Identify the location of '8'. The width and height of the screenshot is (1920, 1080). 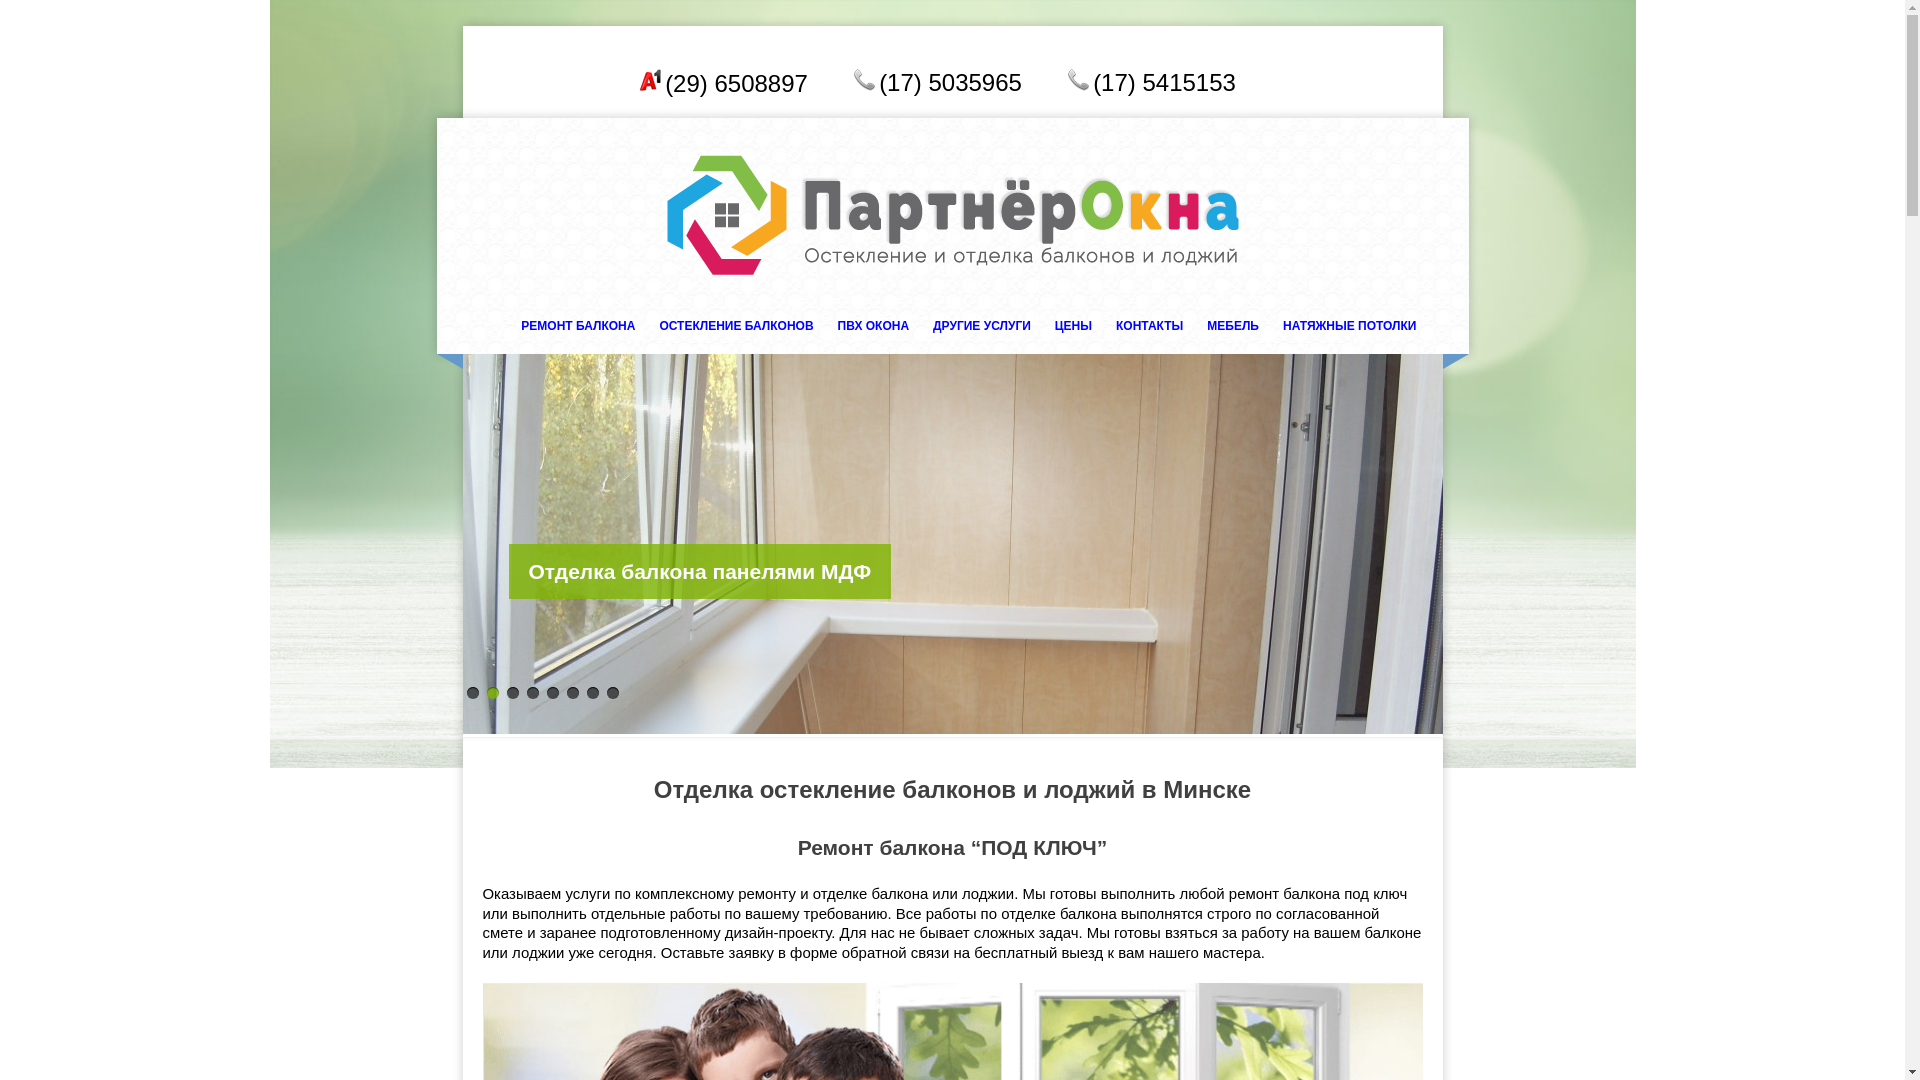
(610, 692).